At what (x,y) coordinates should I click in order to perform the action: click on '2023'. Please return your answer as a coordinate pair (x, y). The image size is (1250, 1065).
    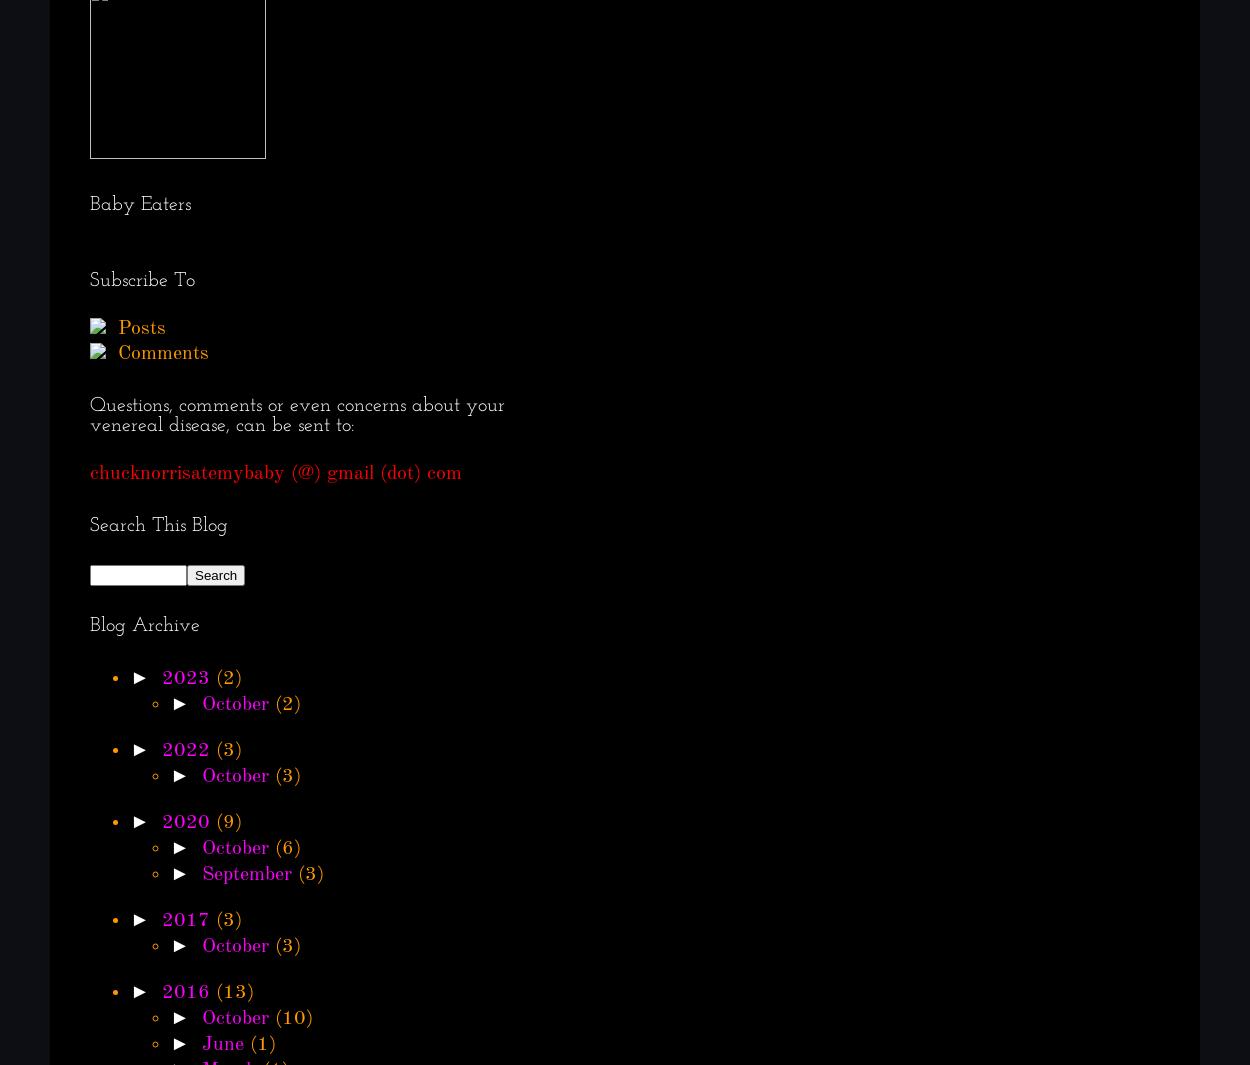
    Looking at the image, I should click on (185, 679).